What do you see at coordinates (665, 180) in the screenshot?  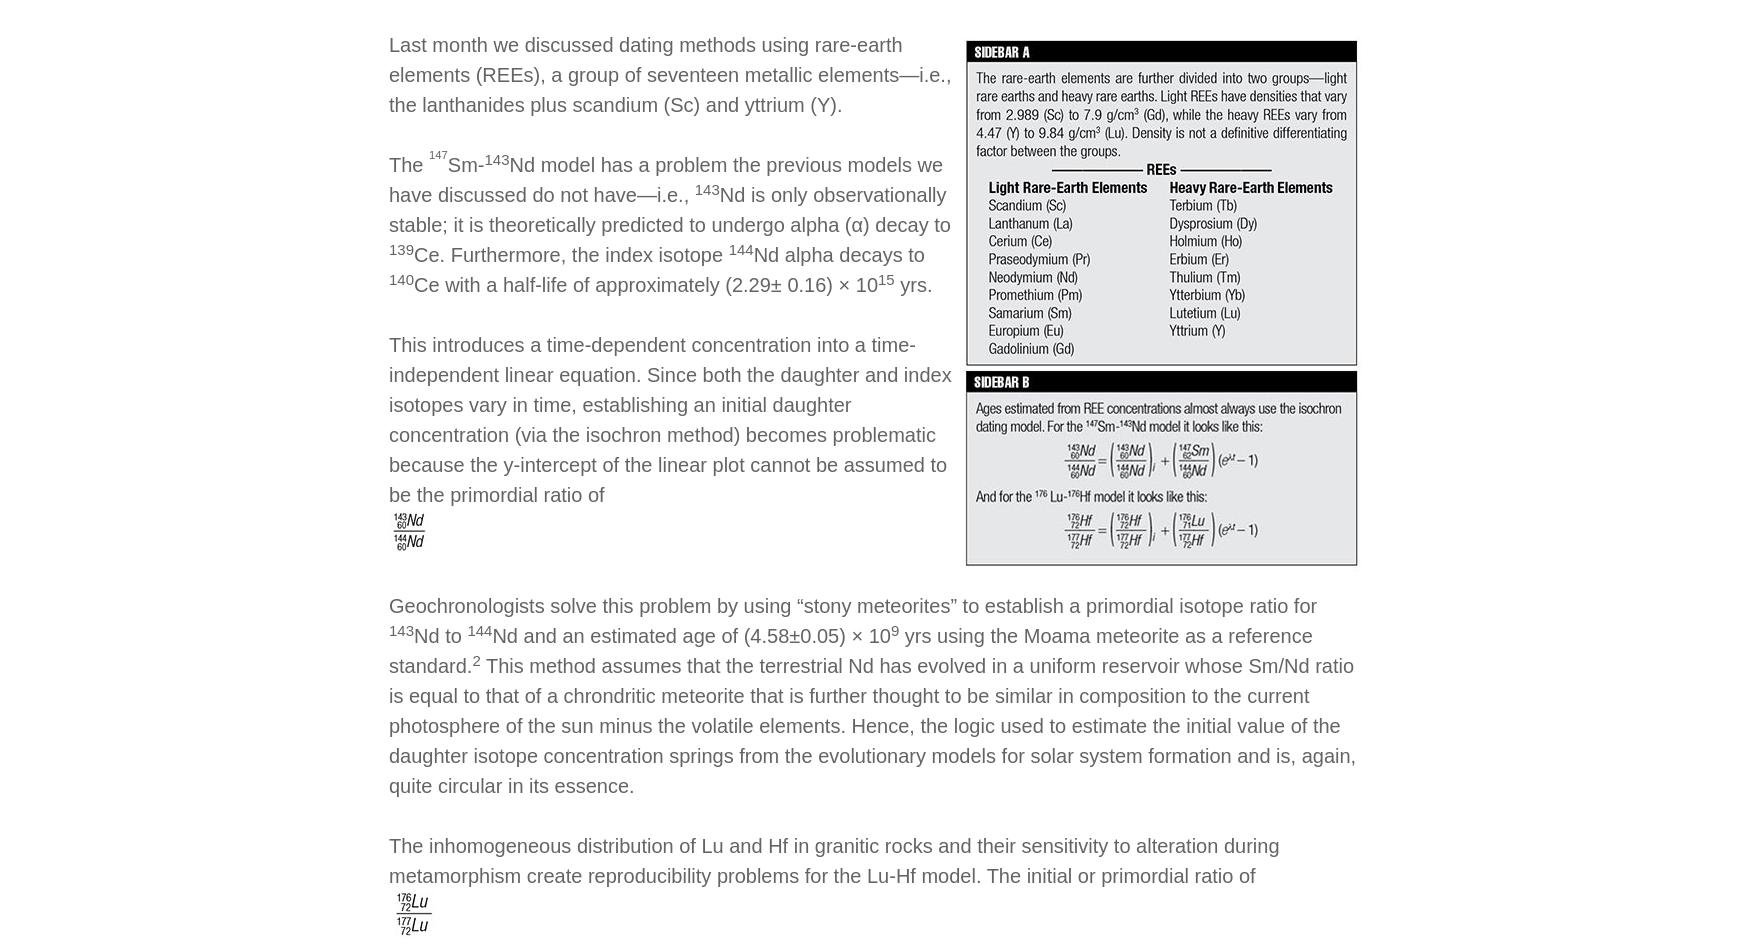 I see `'Nd model has a problem the previous models we have discussed do not have—i.e.,'` at bounding box center [665, 180].